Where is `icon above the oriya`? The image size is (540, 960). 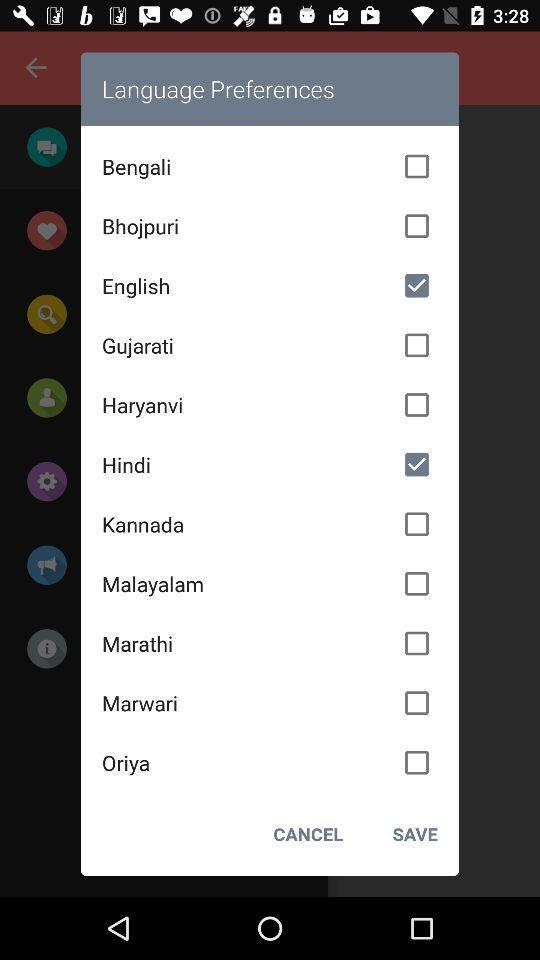
icon above the oriya is located at coordinates (270, 703).